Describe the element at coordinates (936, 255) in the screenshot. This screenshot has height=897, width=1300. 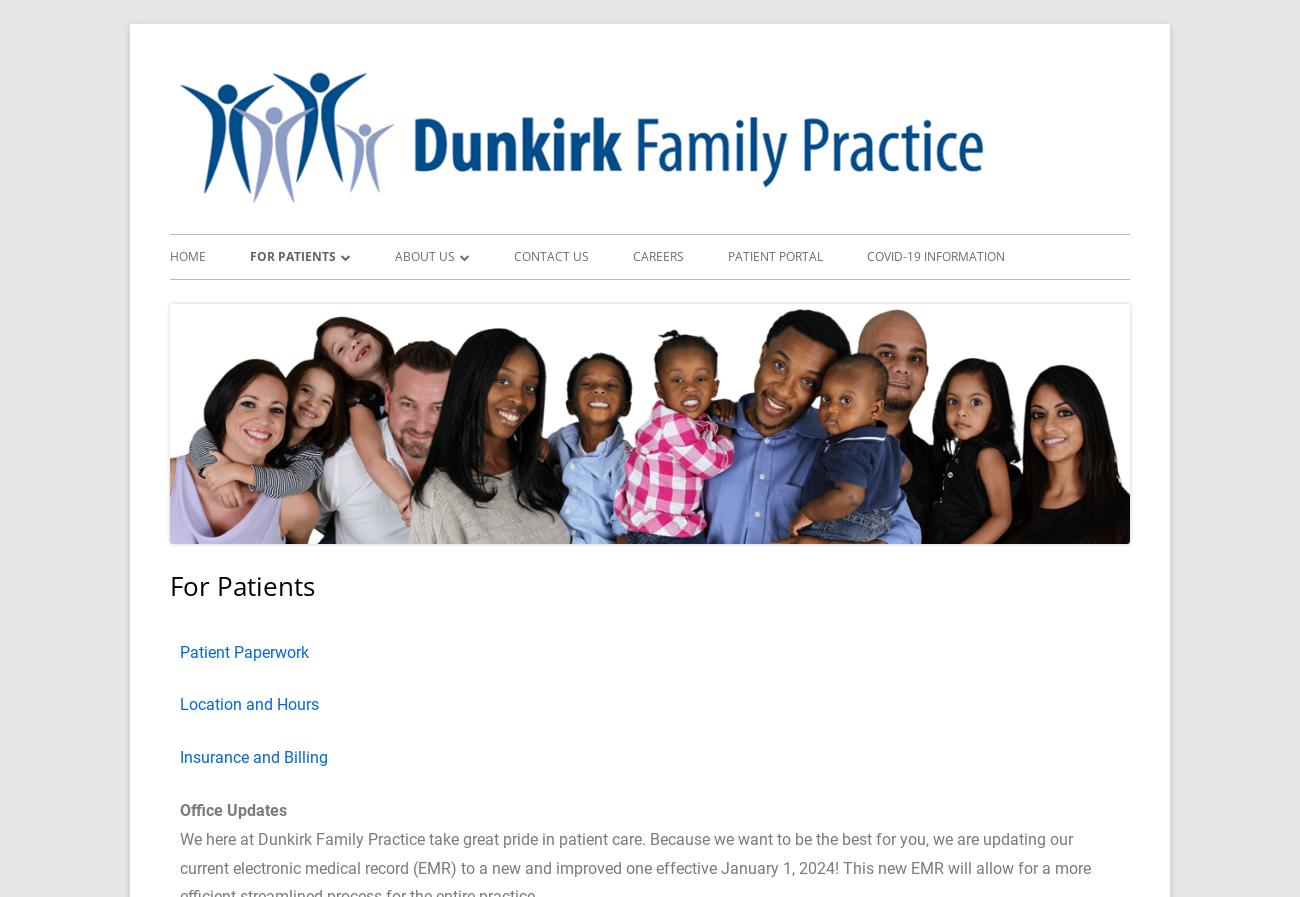
I see `'COVID-19 Information'` at that location.